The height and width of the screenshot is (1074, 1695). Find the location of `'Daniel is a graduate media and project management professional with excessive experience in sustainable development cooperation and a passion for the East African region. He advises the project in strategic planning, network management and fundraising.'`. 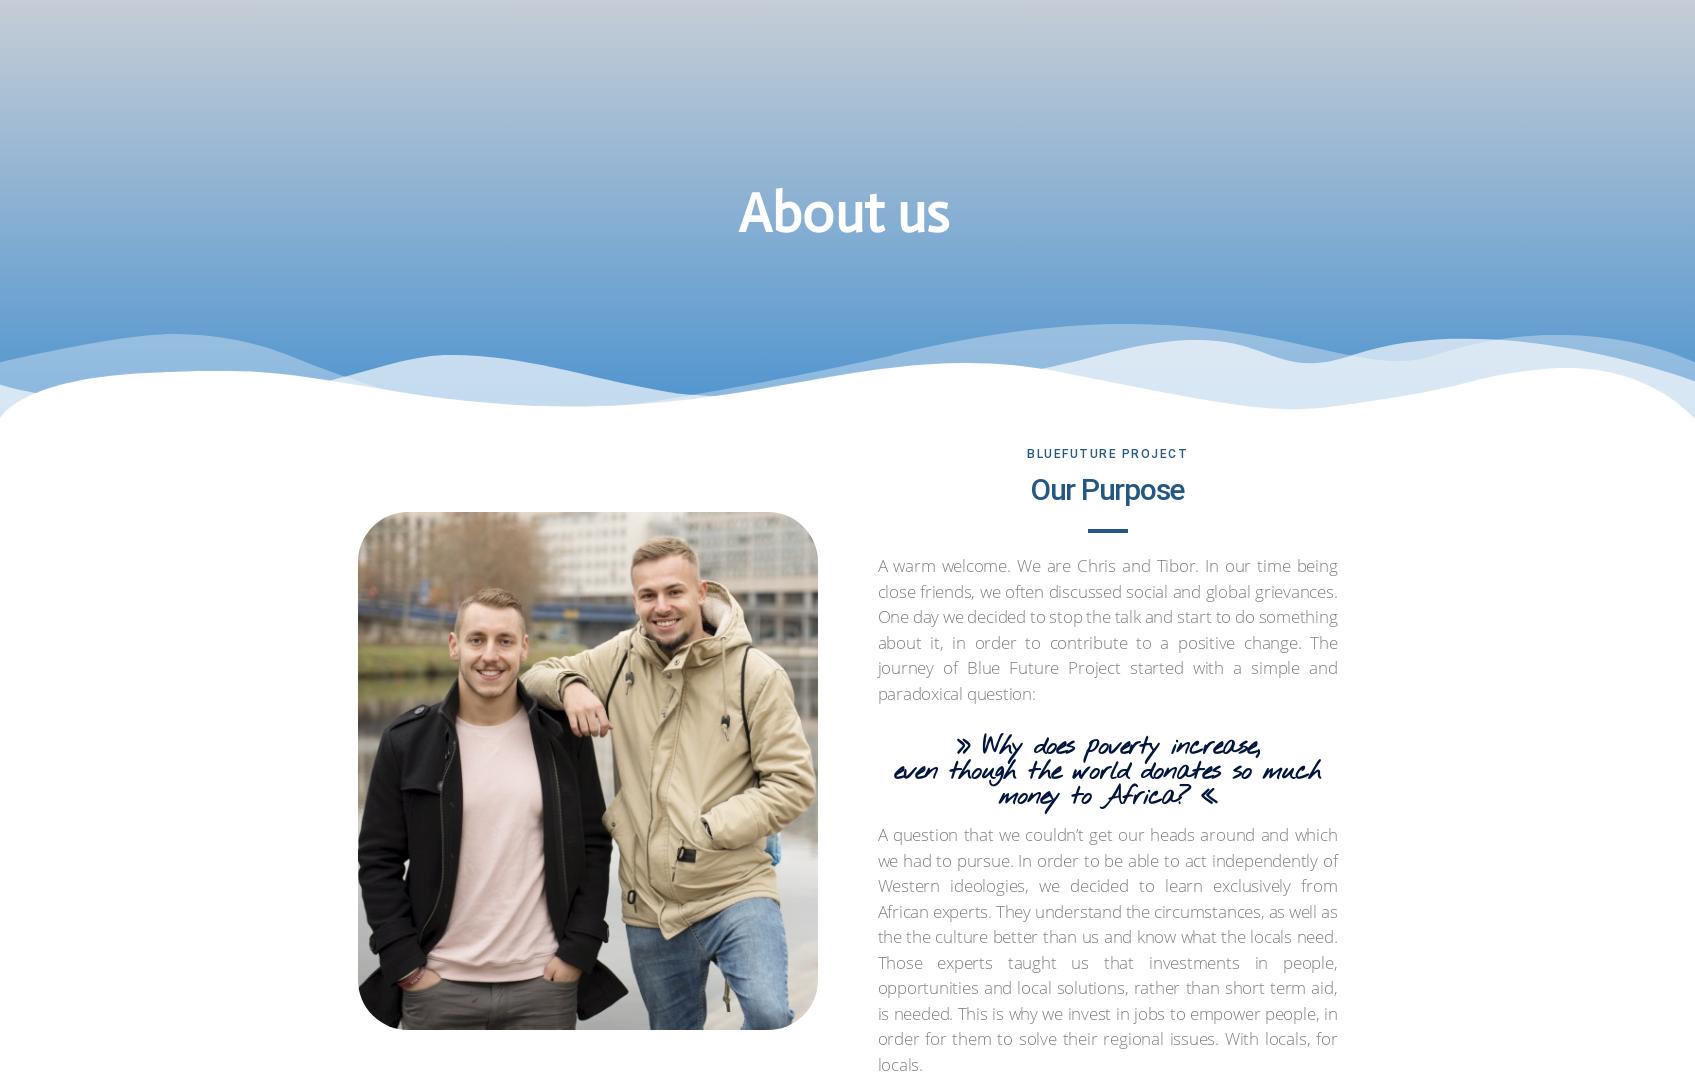

'Daniel is a graduate media and project management professional with excessive experience in sustainable development cooperation and a passion for the East African region. He advises the project in strategic planning, network management and fundraising.' is located at coordinates (1130, 751).